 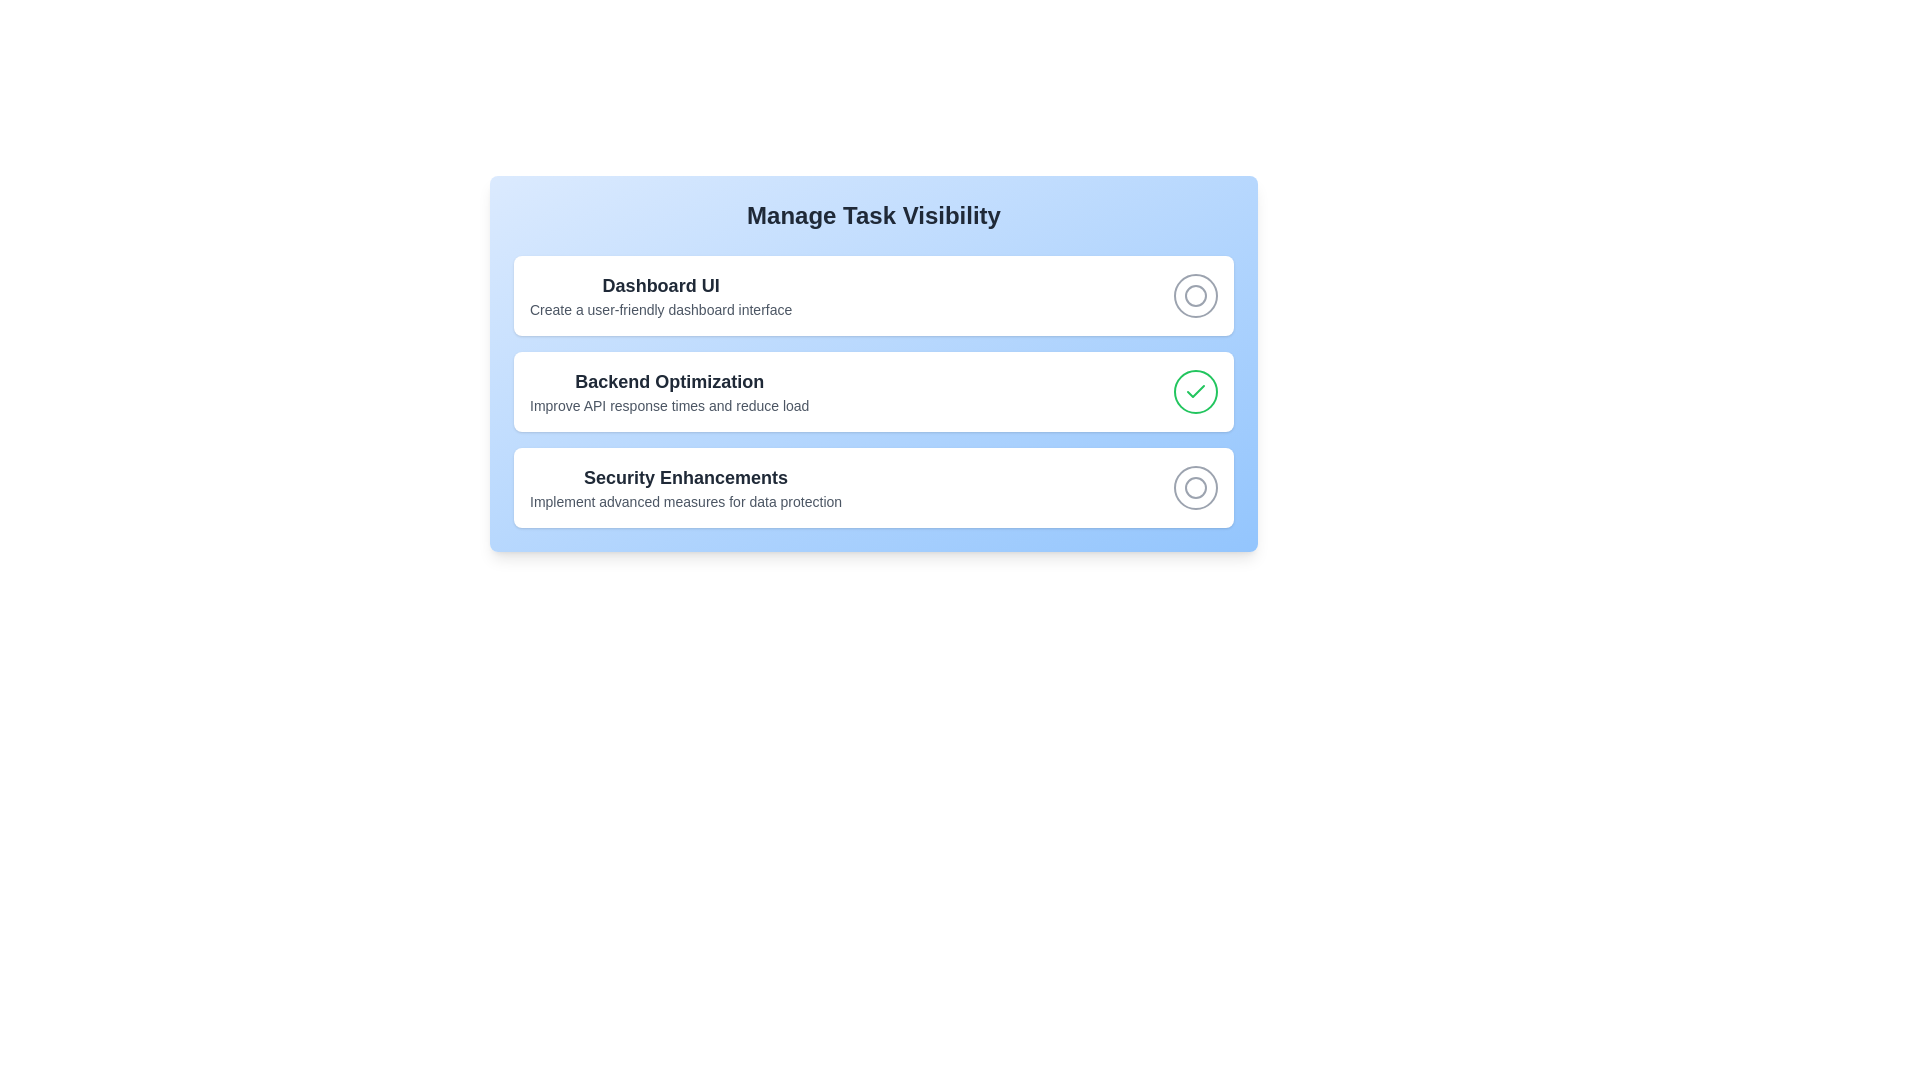 I want to click on descriptive subtitle text located beneath the 'Dashboard UI' title in the Dashboard UI section, so click(x=661, y=309).